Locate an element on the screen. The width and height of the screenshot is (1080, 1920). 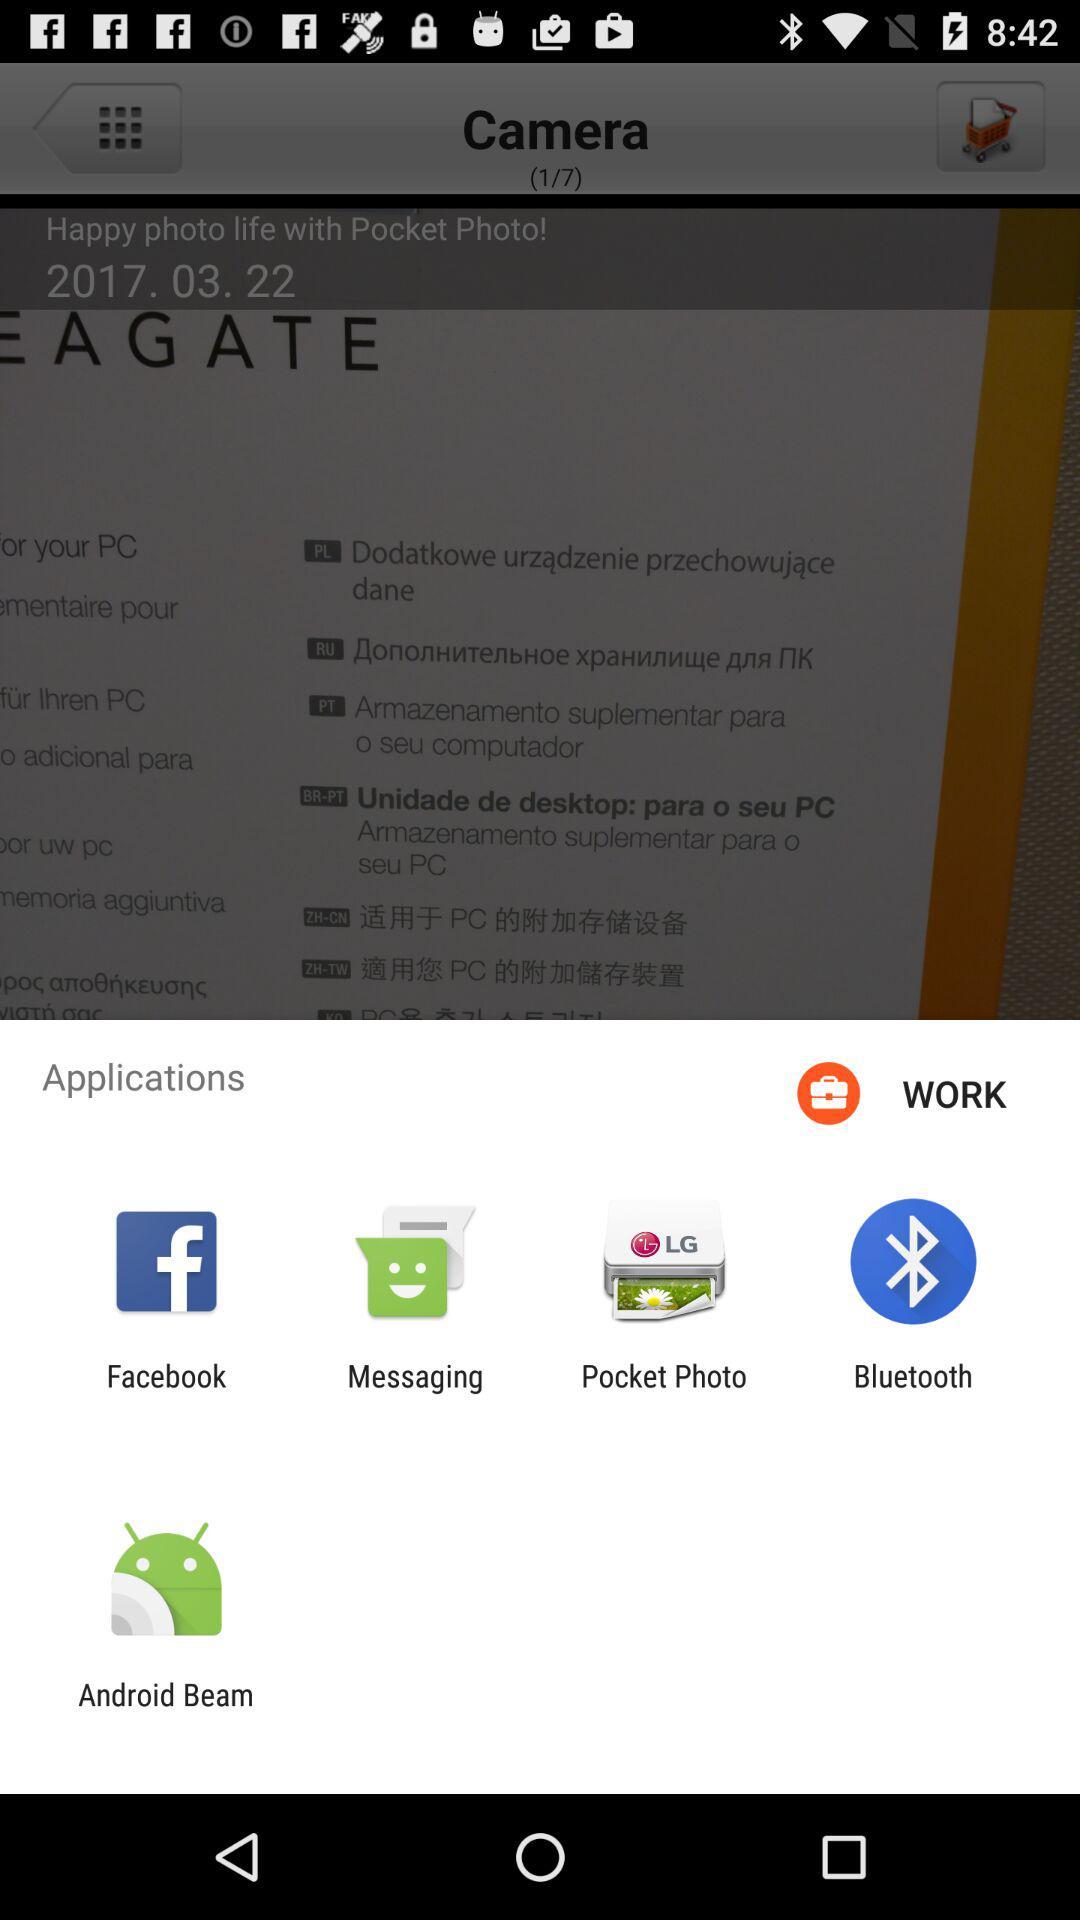
the android beam app is located at coordinates (165, 1711).